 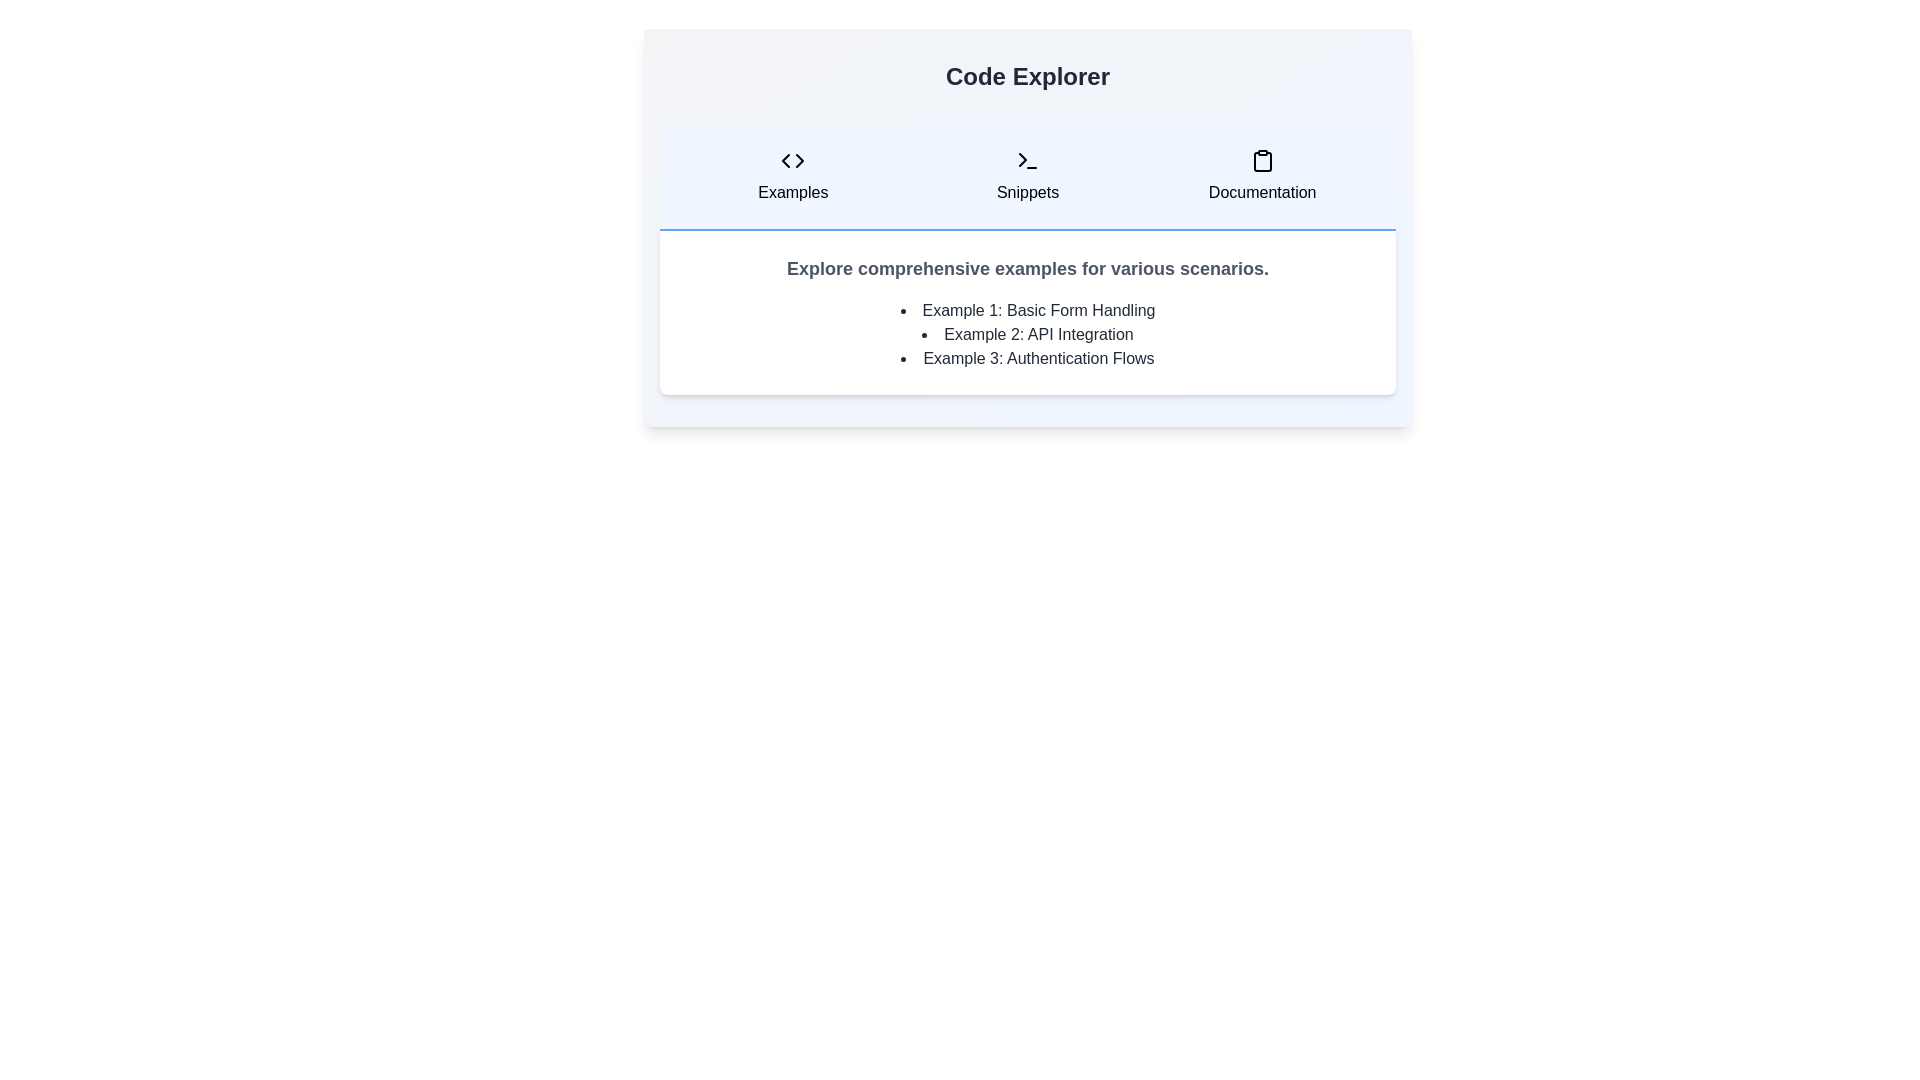 What do you see at coordinates (1027, 176) in the screenshot?
I see `the Tab Navigation element with a light blue background and rounded corners, located below the 'Code Explorer' header` at bounding box center [1027, 176].